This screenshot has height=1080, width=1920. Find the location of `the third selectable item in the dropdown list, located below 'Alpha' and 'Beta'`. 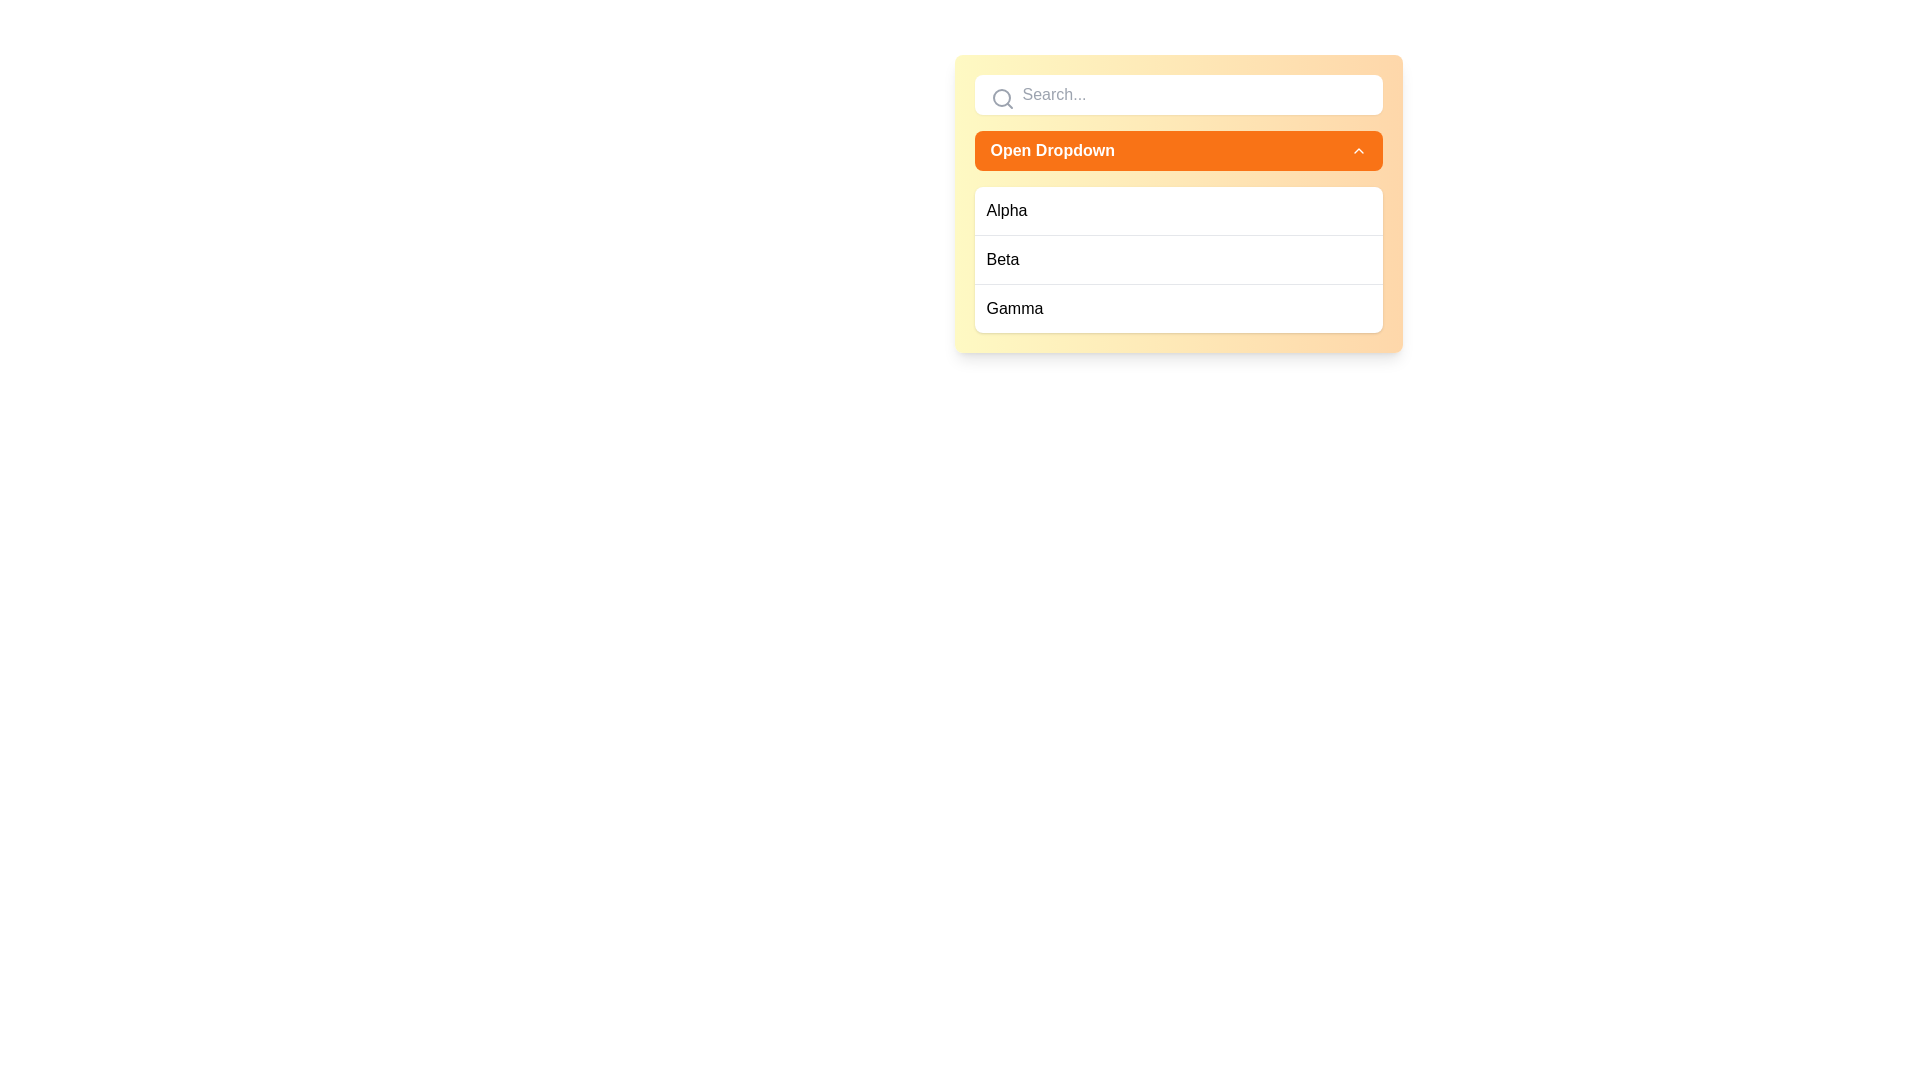

the third selectable item in the dropdown list, located below 'Alpha' and 'Beta' is located at coordinates (1014, 308).